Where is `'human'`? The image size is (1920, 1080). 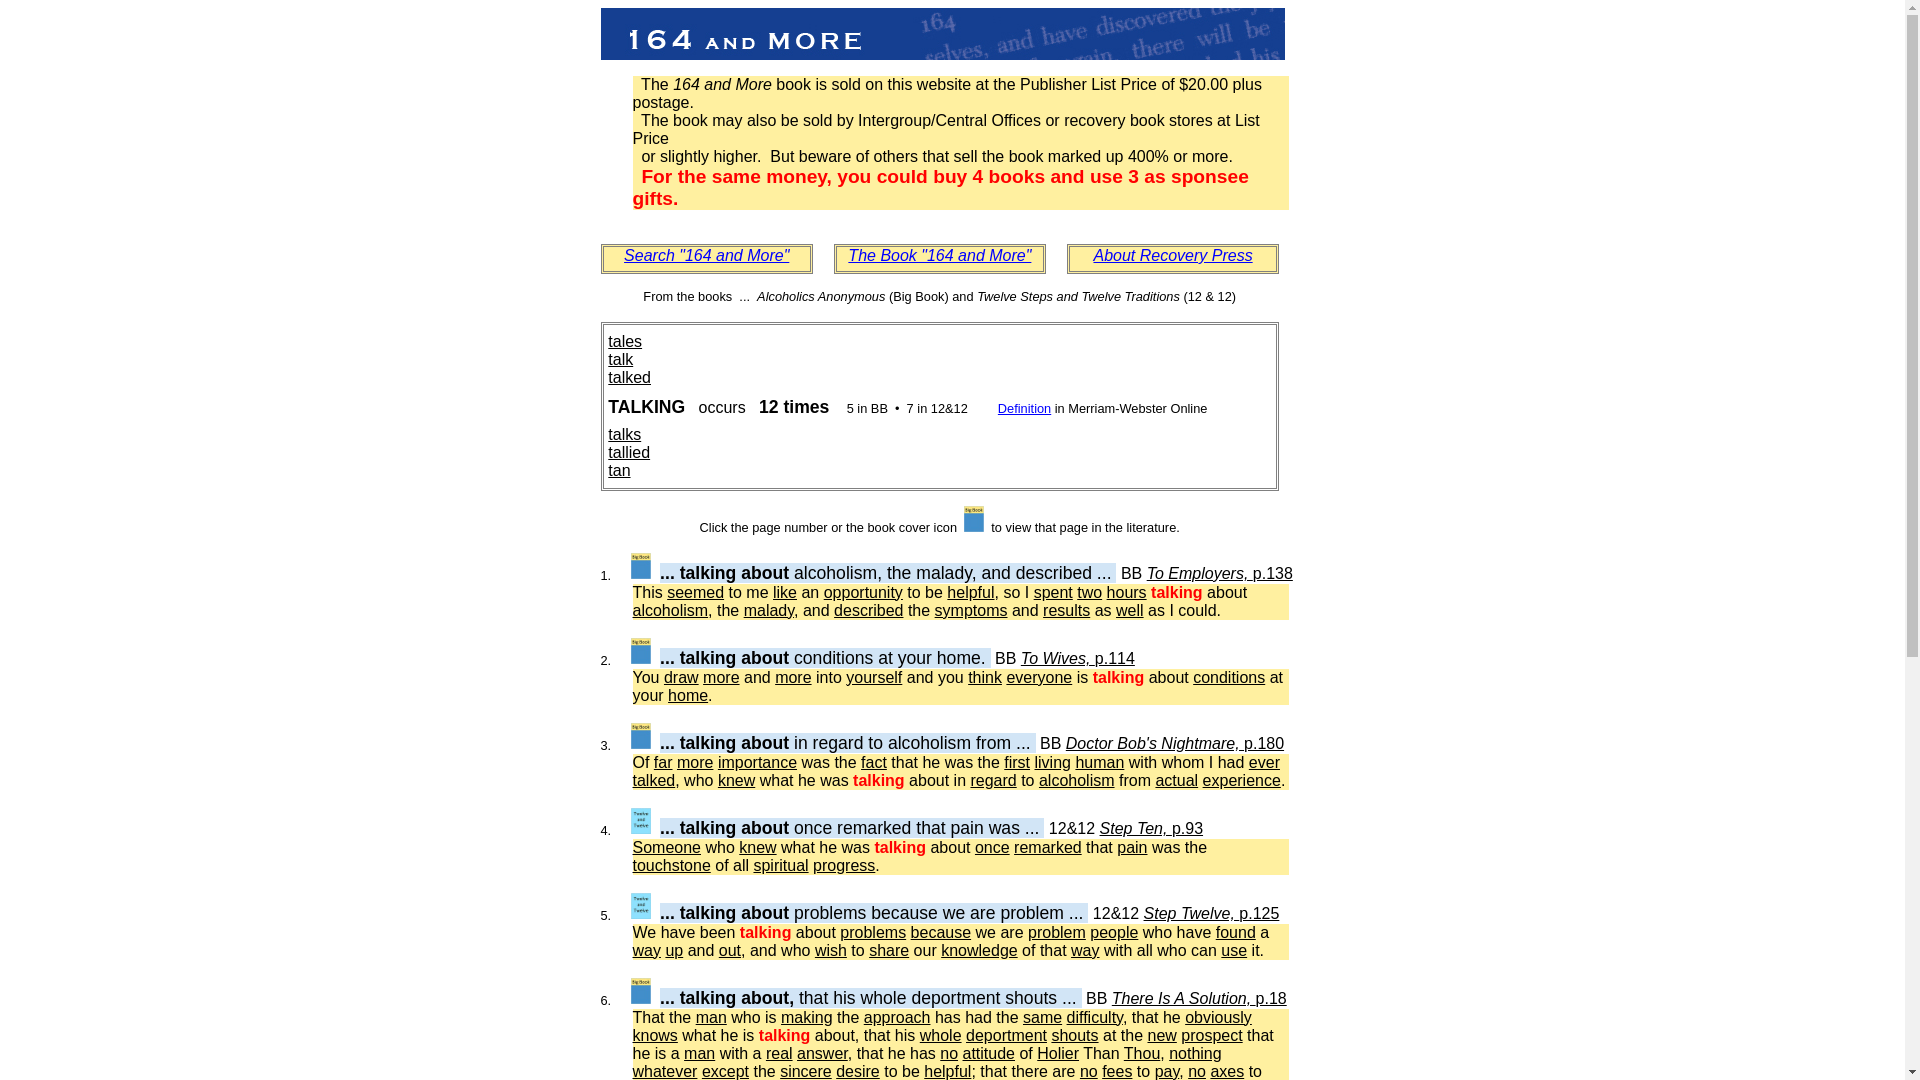
'human' is located at coordinates (1098, 762).